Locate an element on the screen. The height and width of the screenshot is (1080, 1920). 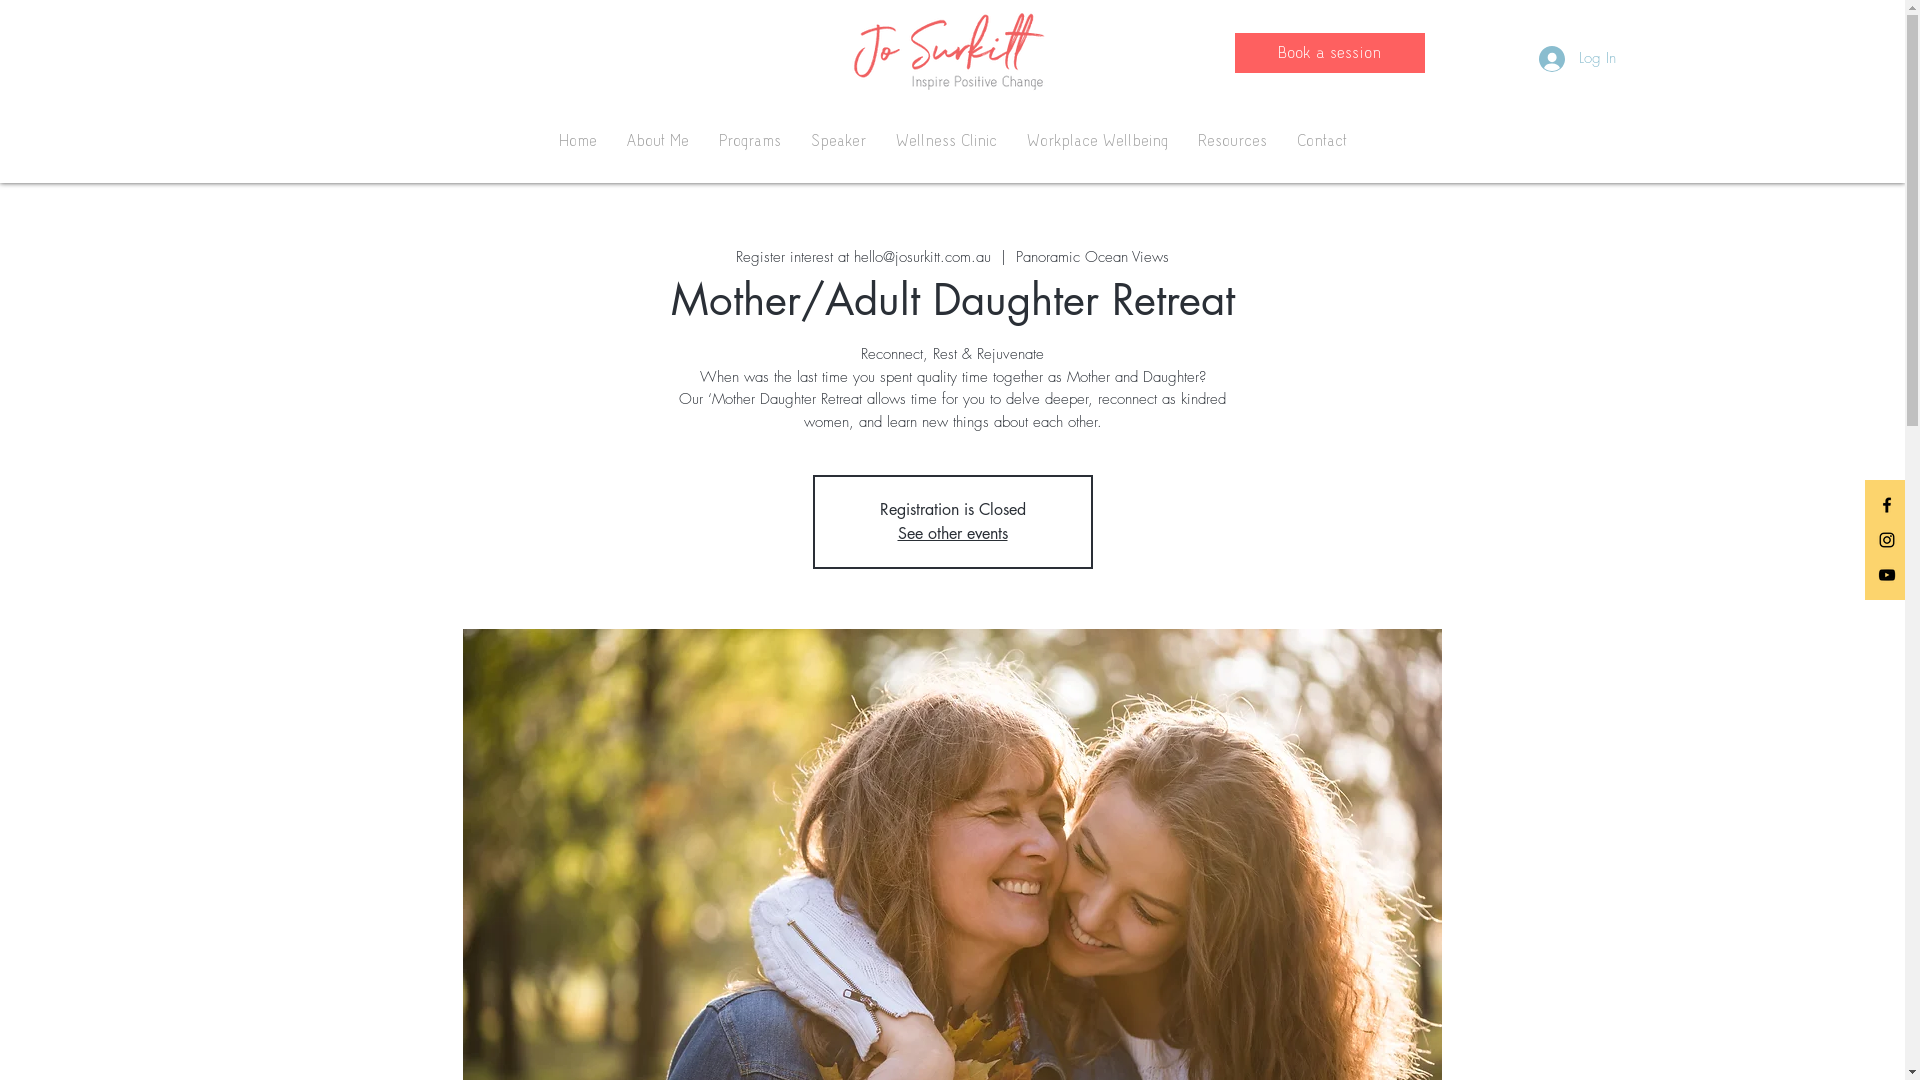
'About Me' is located at coordinates (657, 140).